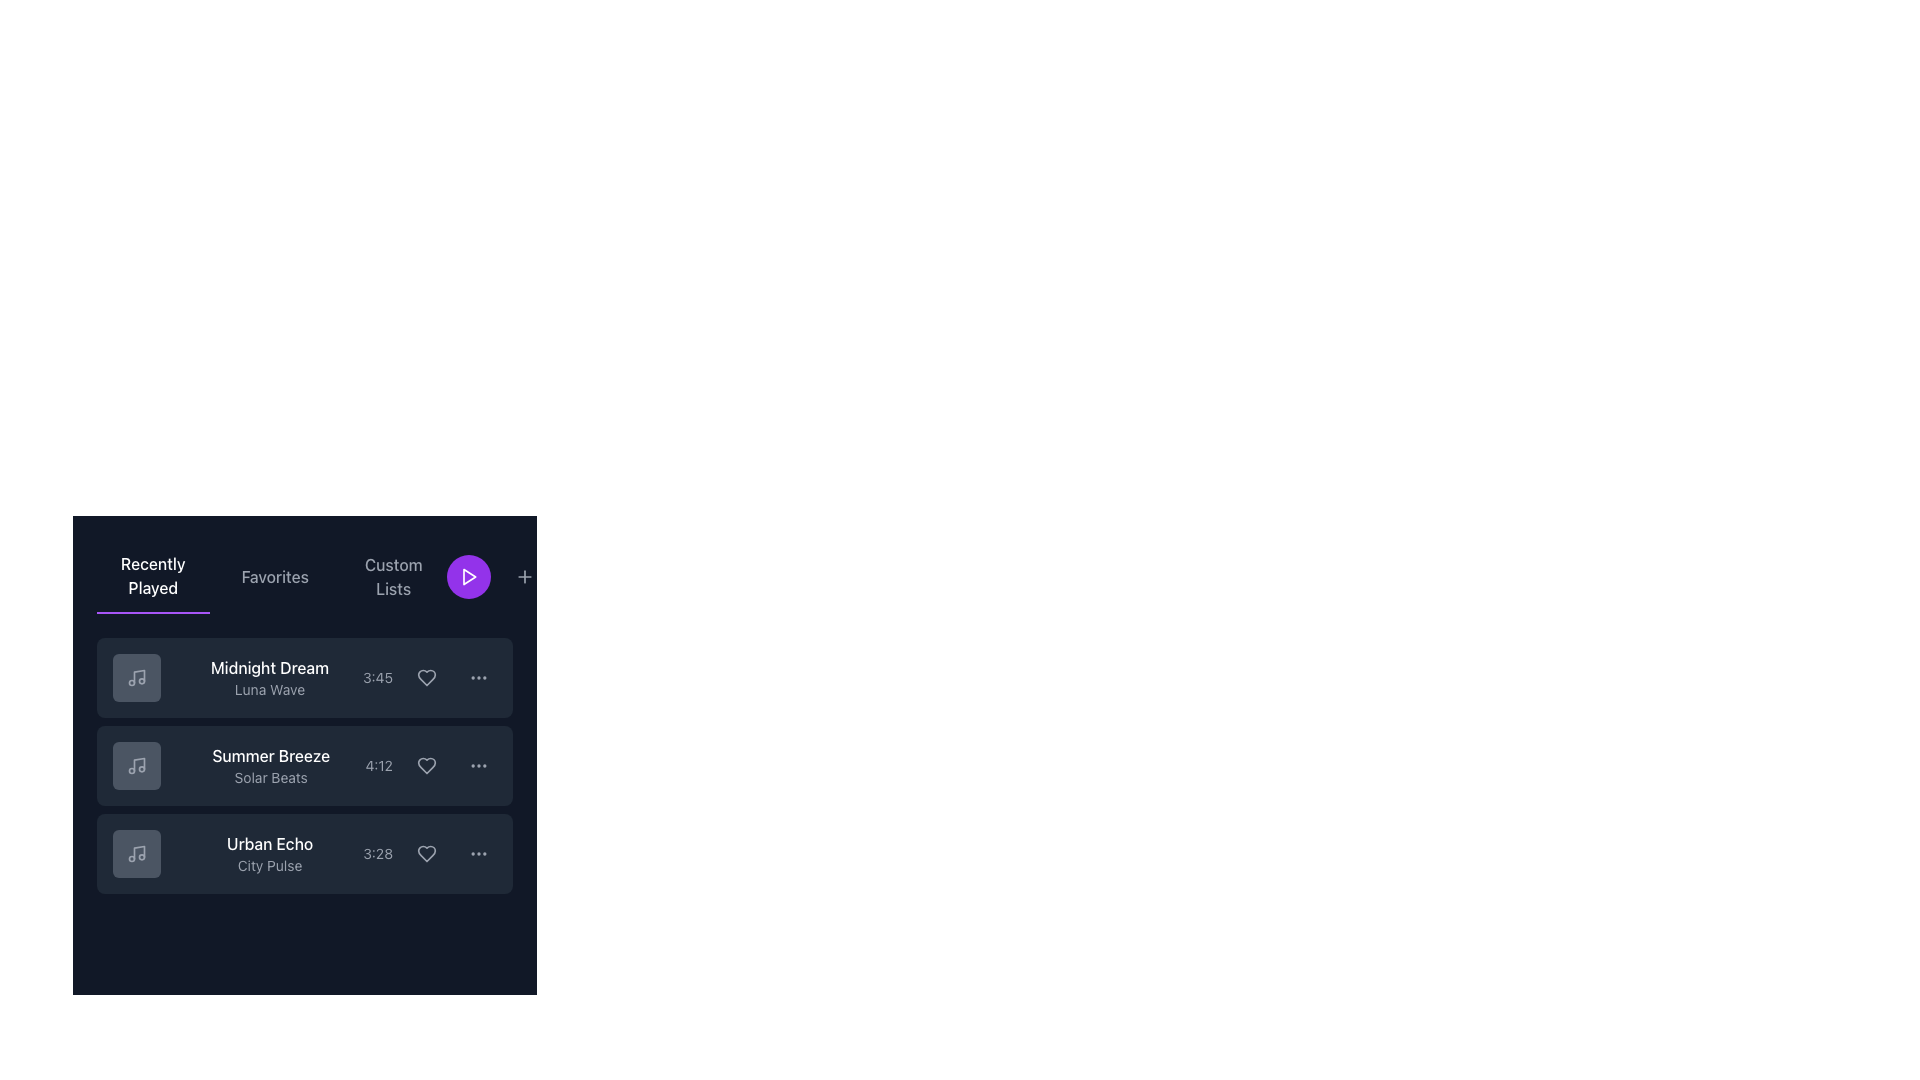 This screenshot has height=1080, width=1920. What do you see at coordinates (478, 853) in the screenshot?
I see `the circular button with three gray dots (ellipsis) inside, located to the far right of the 'Urban Echo' list item` at bounding box center [478, 853].